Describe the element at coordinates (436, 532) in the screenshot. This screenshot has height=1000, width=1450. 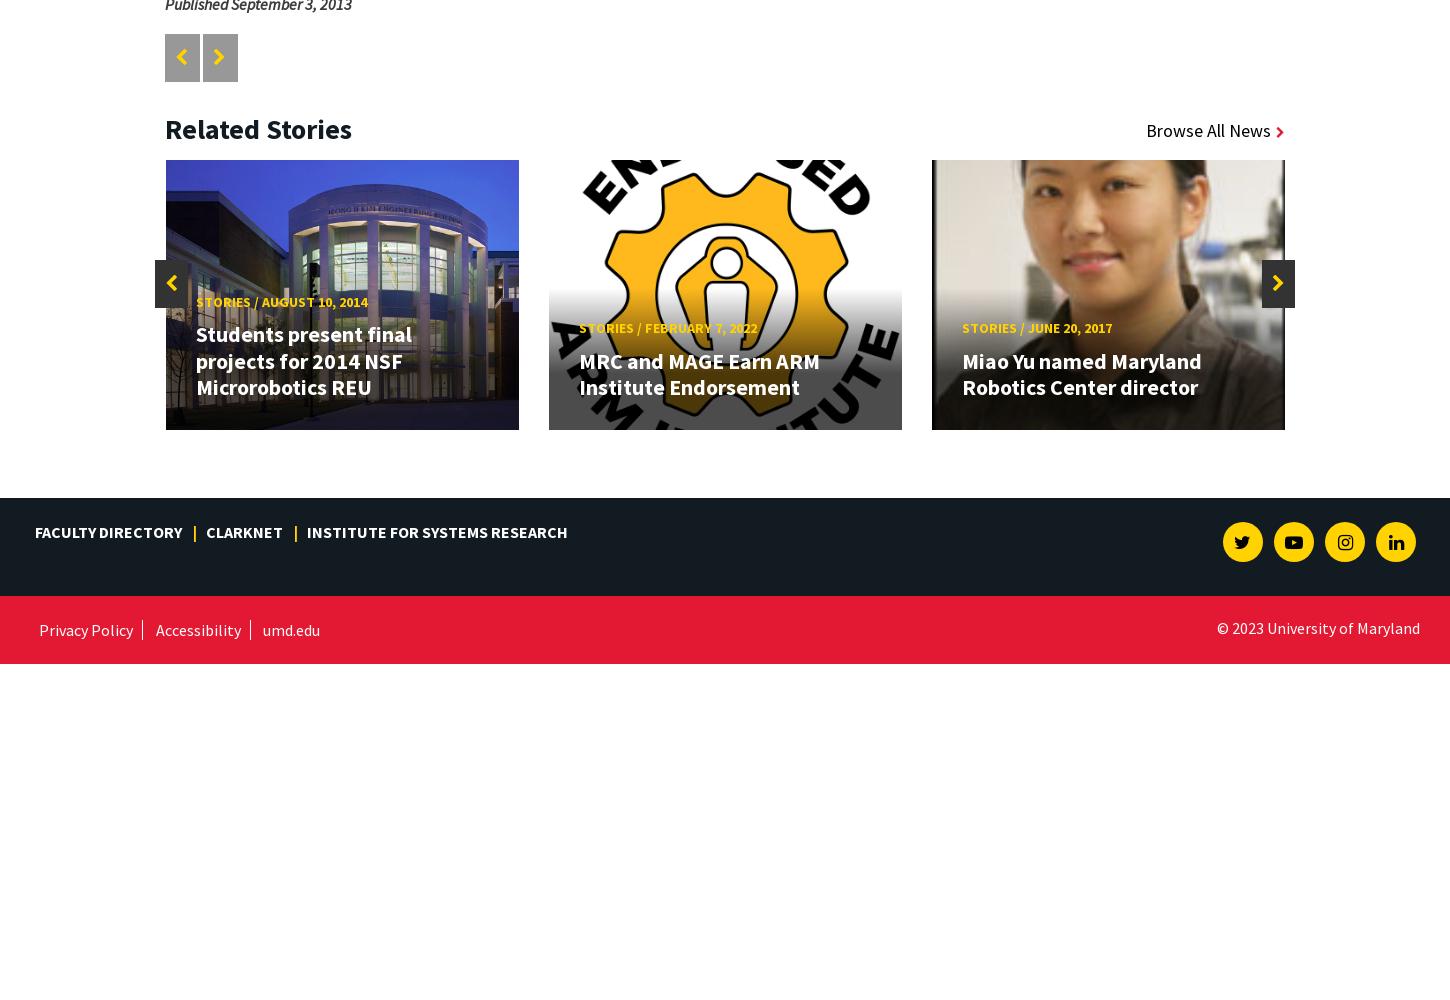
I see `'Institute for Systems Research'` at that location.